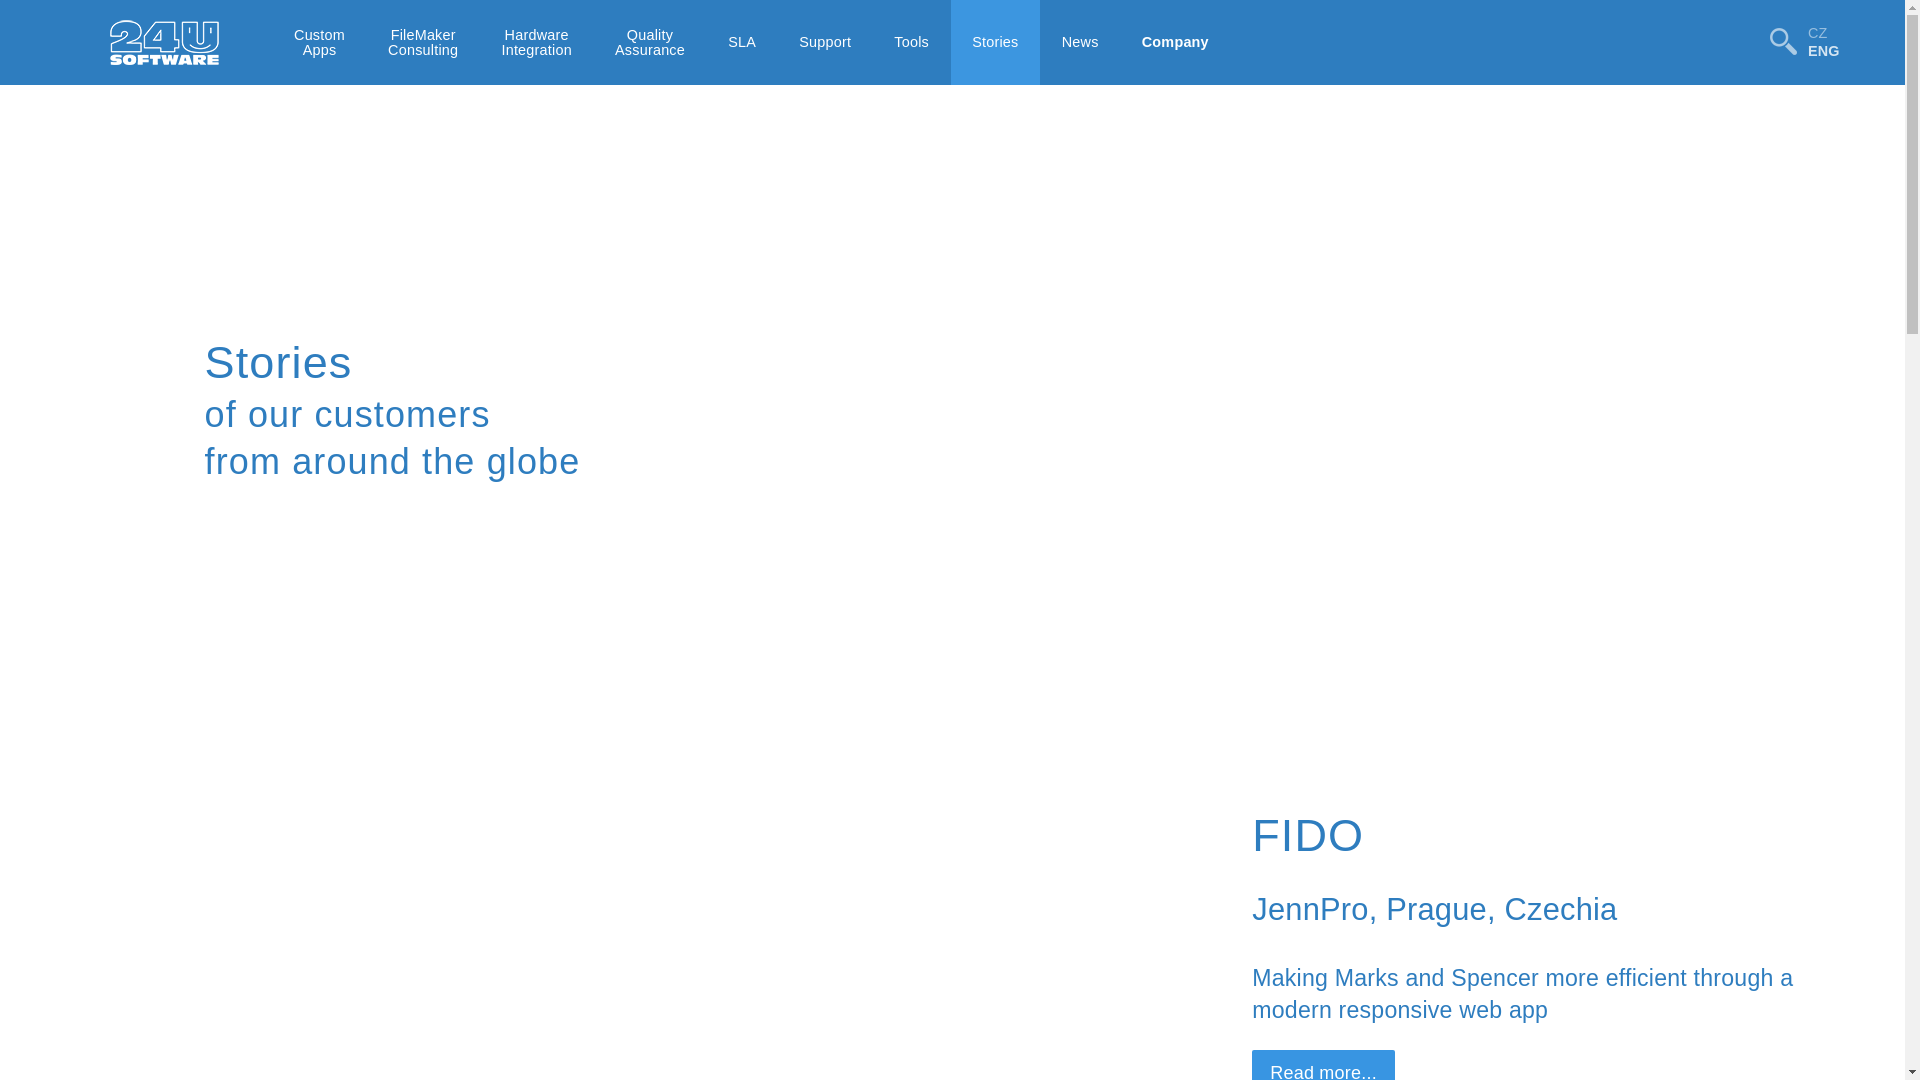 The height and width of the screenshot is (1080, 1920). What do you see at coordinates (741, 42) in the screenshot?
I see `'SLA'` at bounding box center [741, 42].